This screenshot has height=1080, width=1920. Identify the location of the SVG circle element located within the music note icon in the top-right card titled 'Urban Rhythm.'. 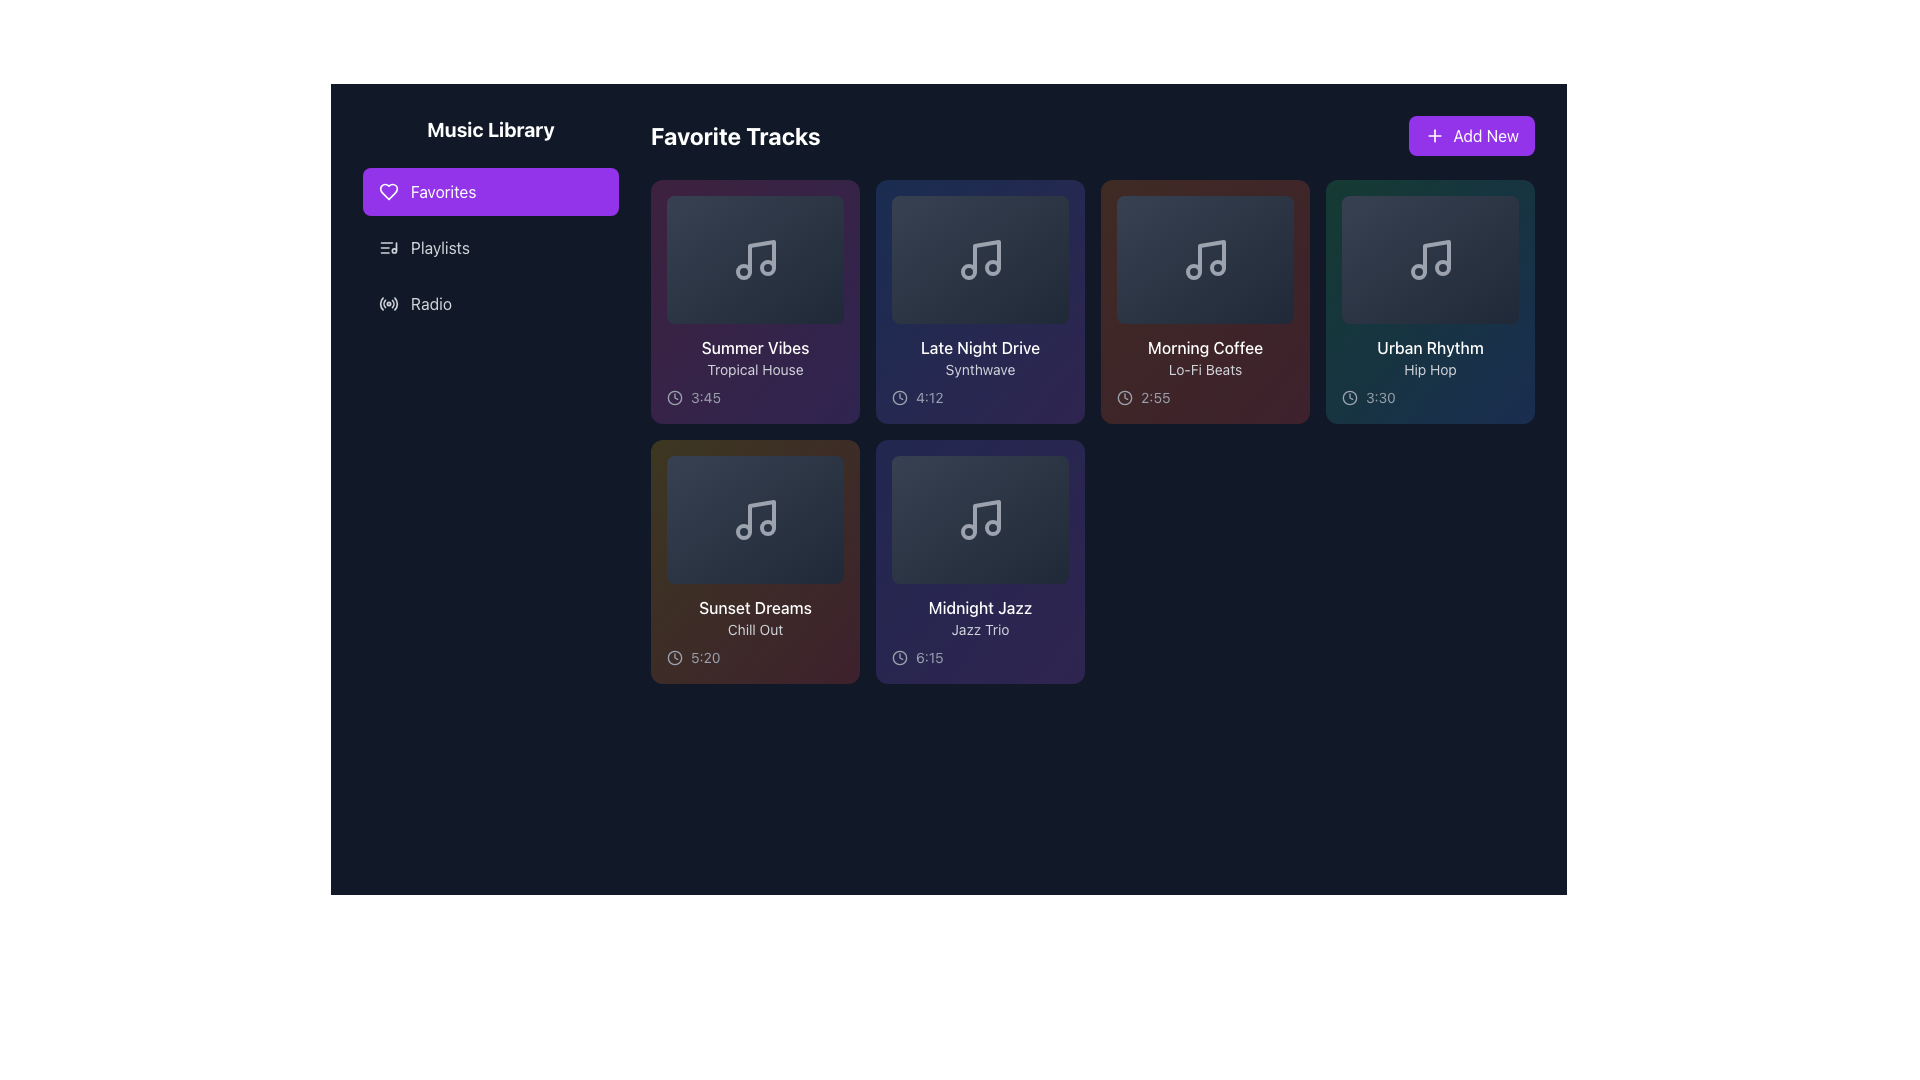
(1417, 272).